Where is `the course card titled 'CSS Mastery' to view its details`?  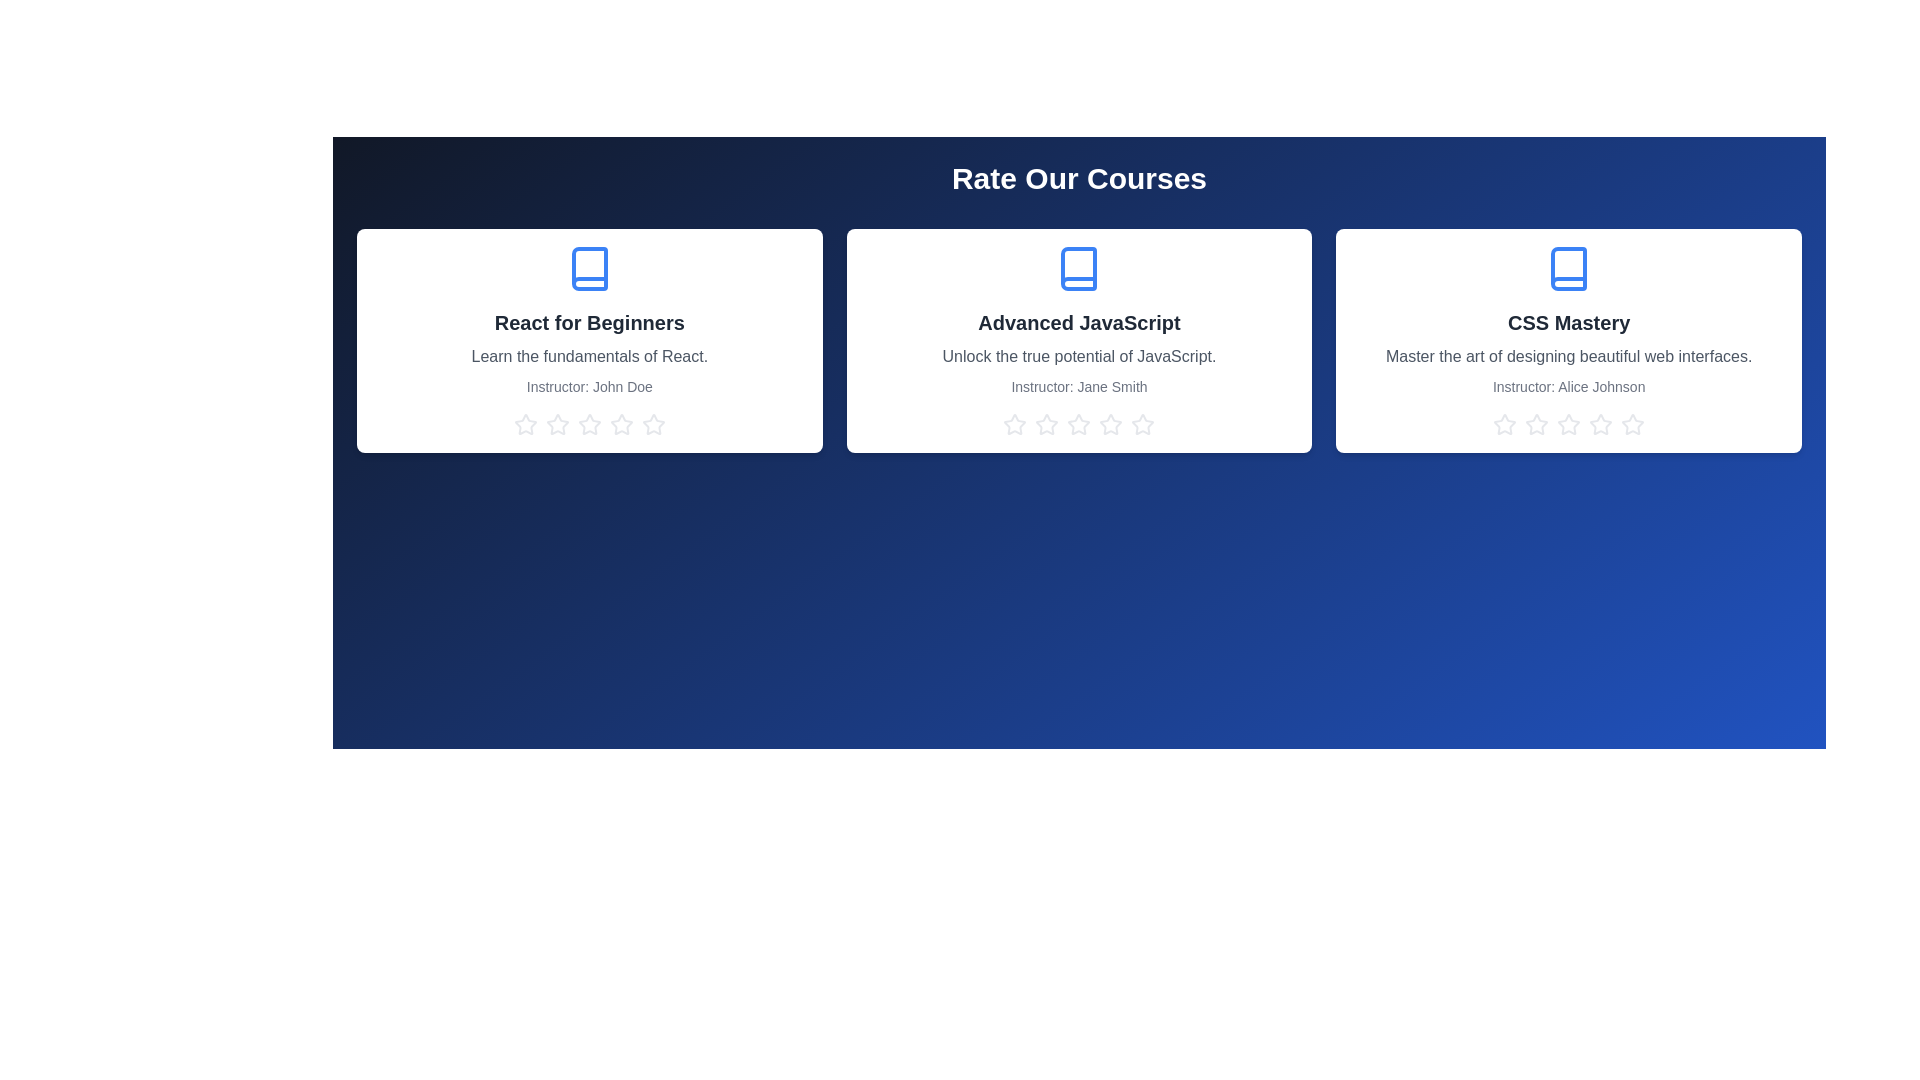 the course card titled 'CSS Mastery' to view its details is located at coordinates (1568, 339).